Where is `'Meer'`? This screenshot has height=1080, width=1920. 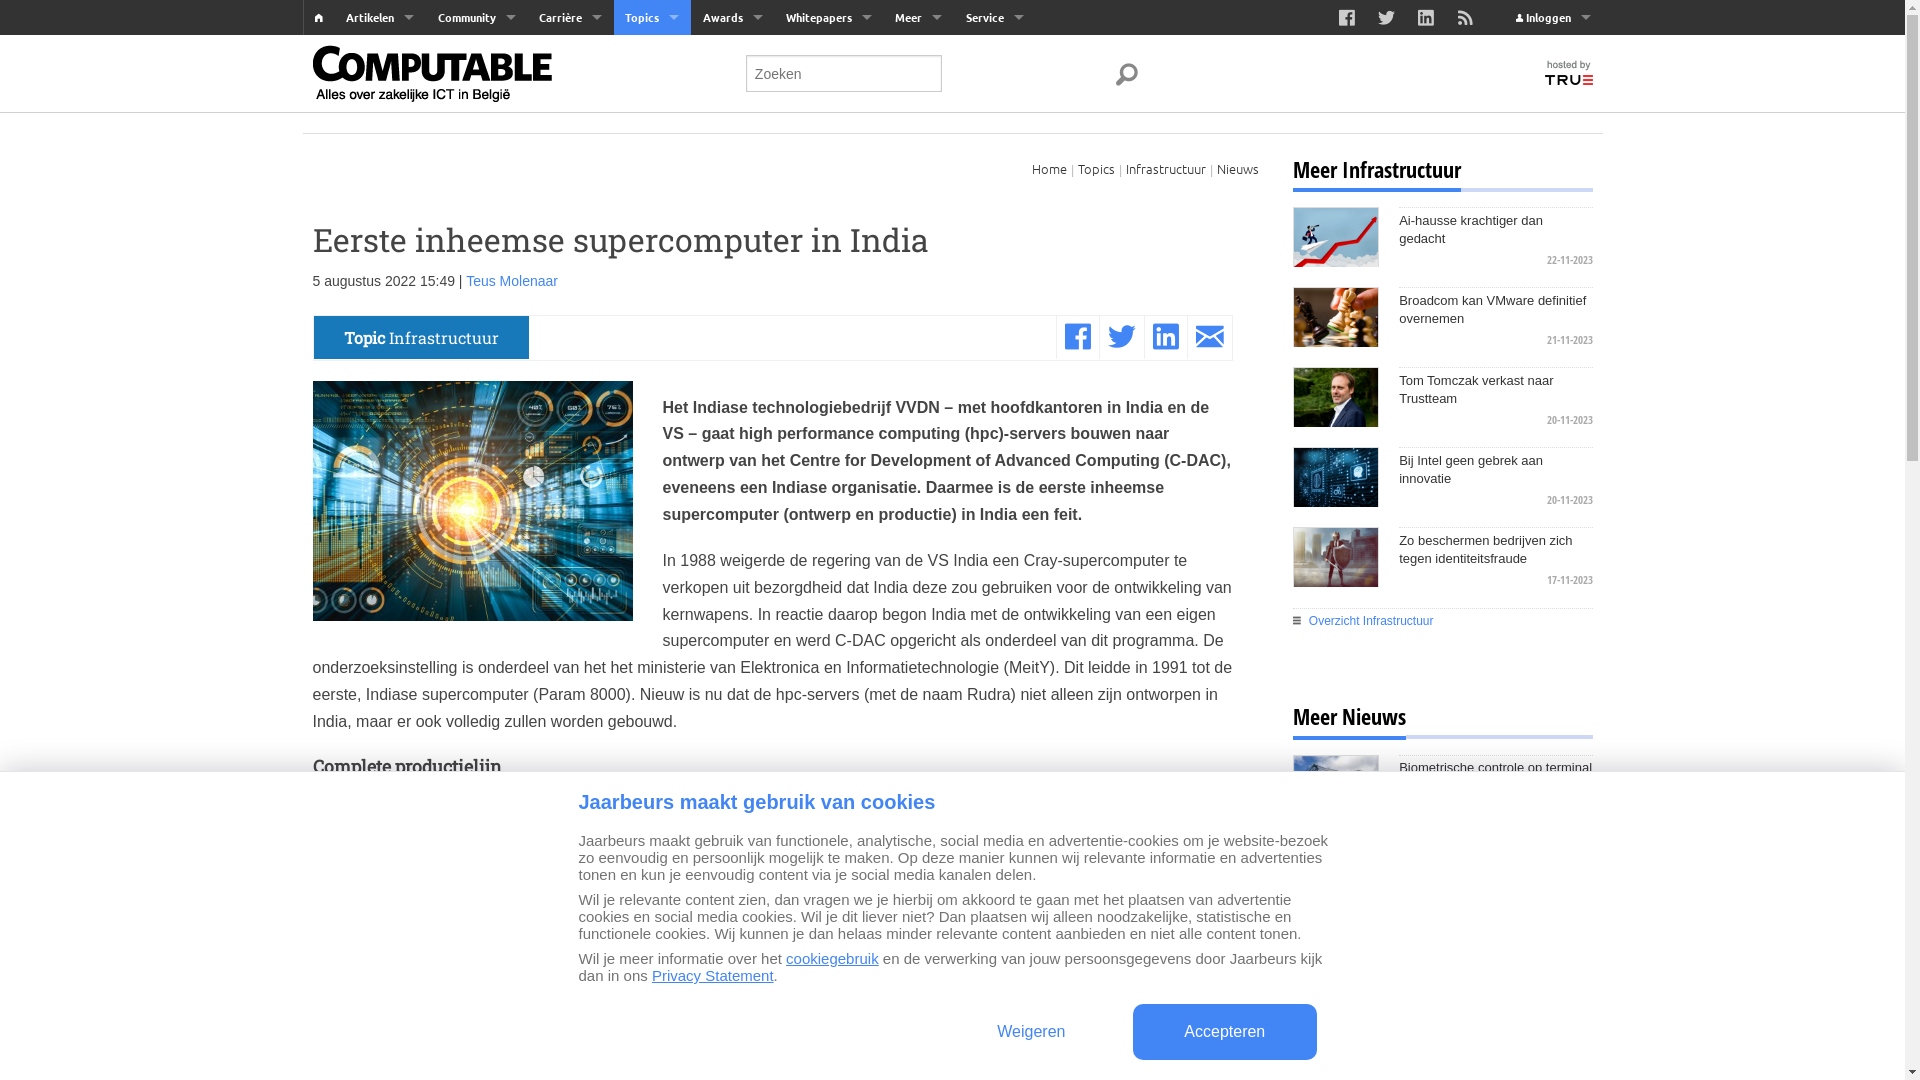
'Meer' is located at coordinates (917, 17).